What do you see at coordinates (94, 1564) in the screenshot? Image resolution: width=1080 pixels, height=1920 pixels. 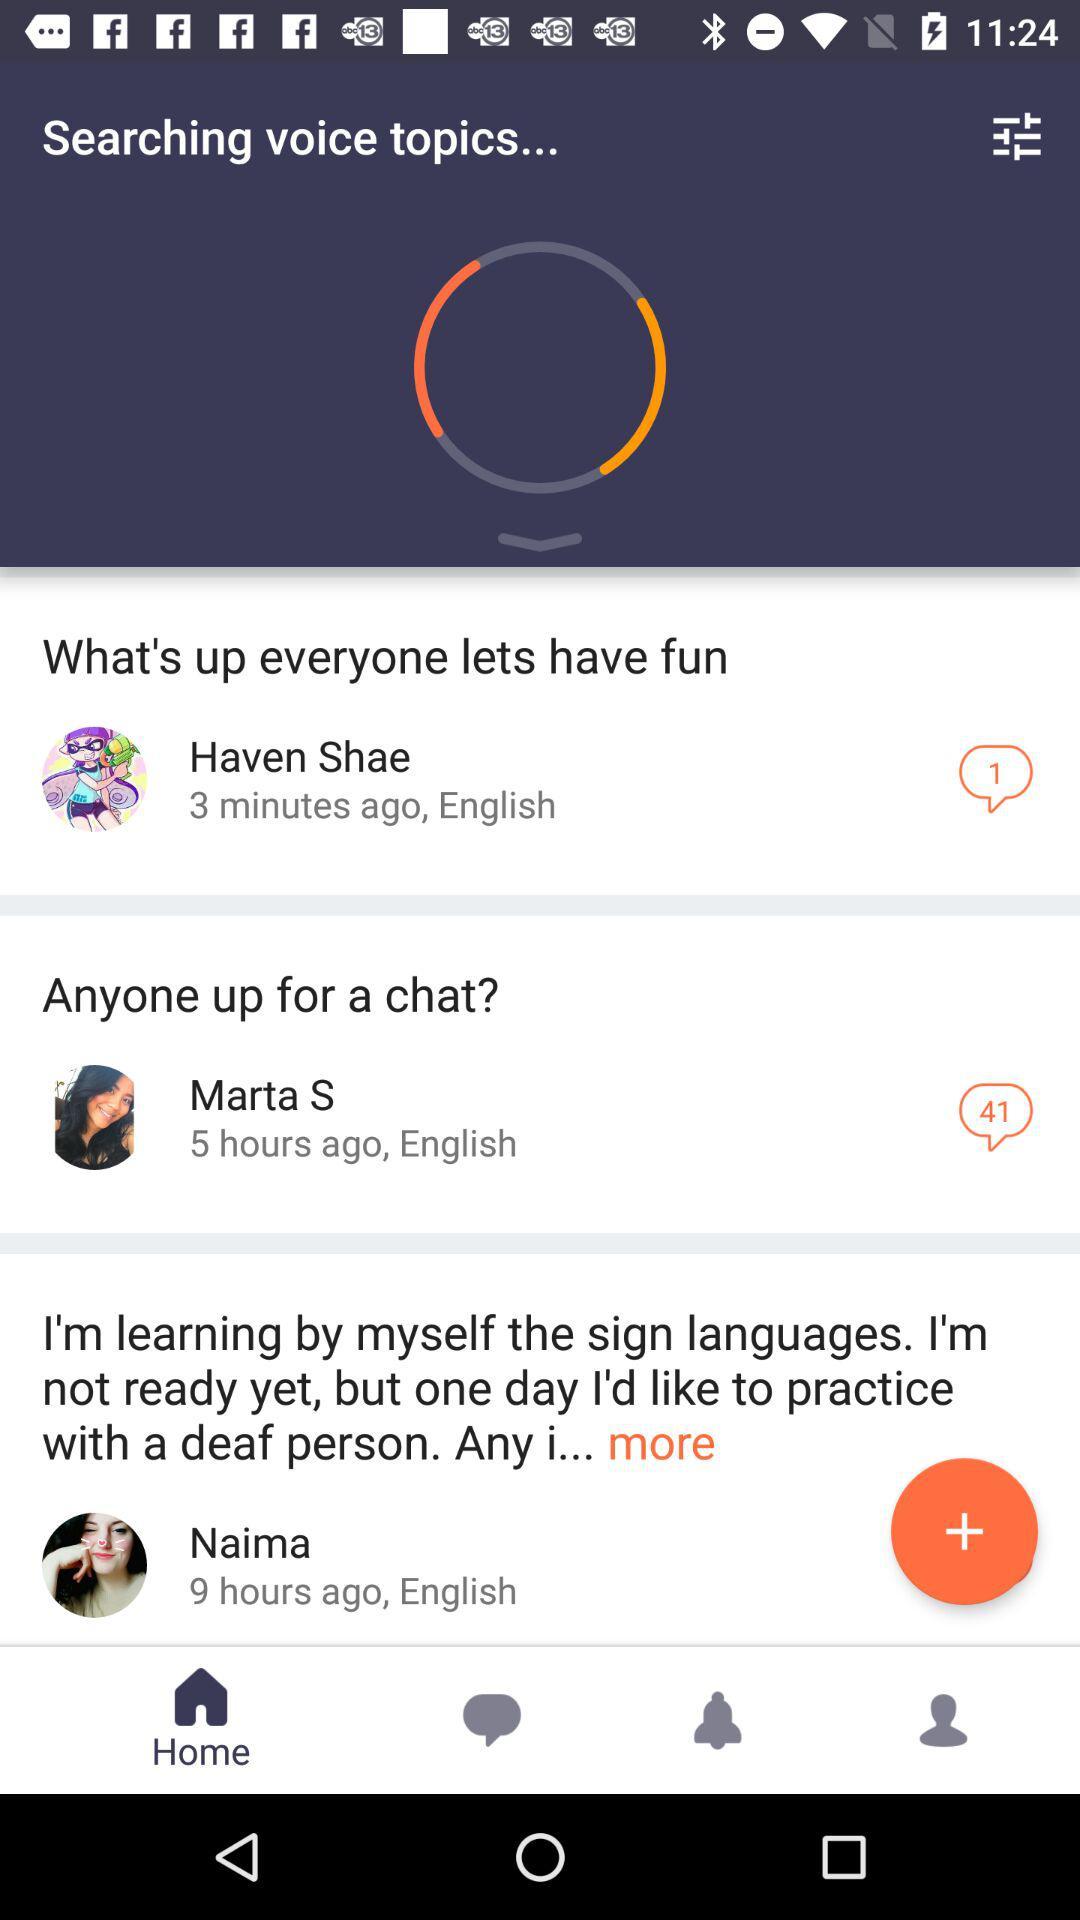 I see `open profile page` at bounding box center [94, 1564].